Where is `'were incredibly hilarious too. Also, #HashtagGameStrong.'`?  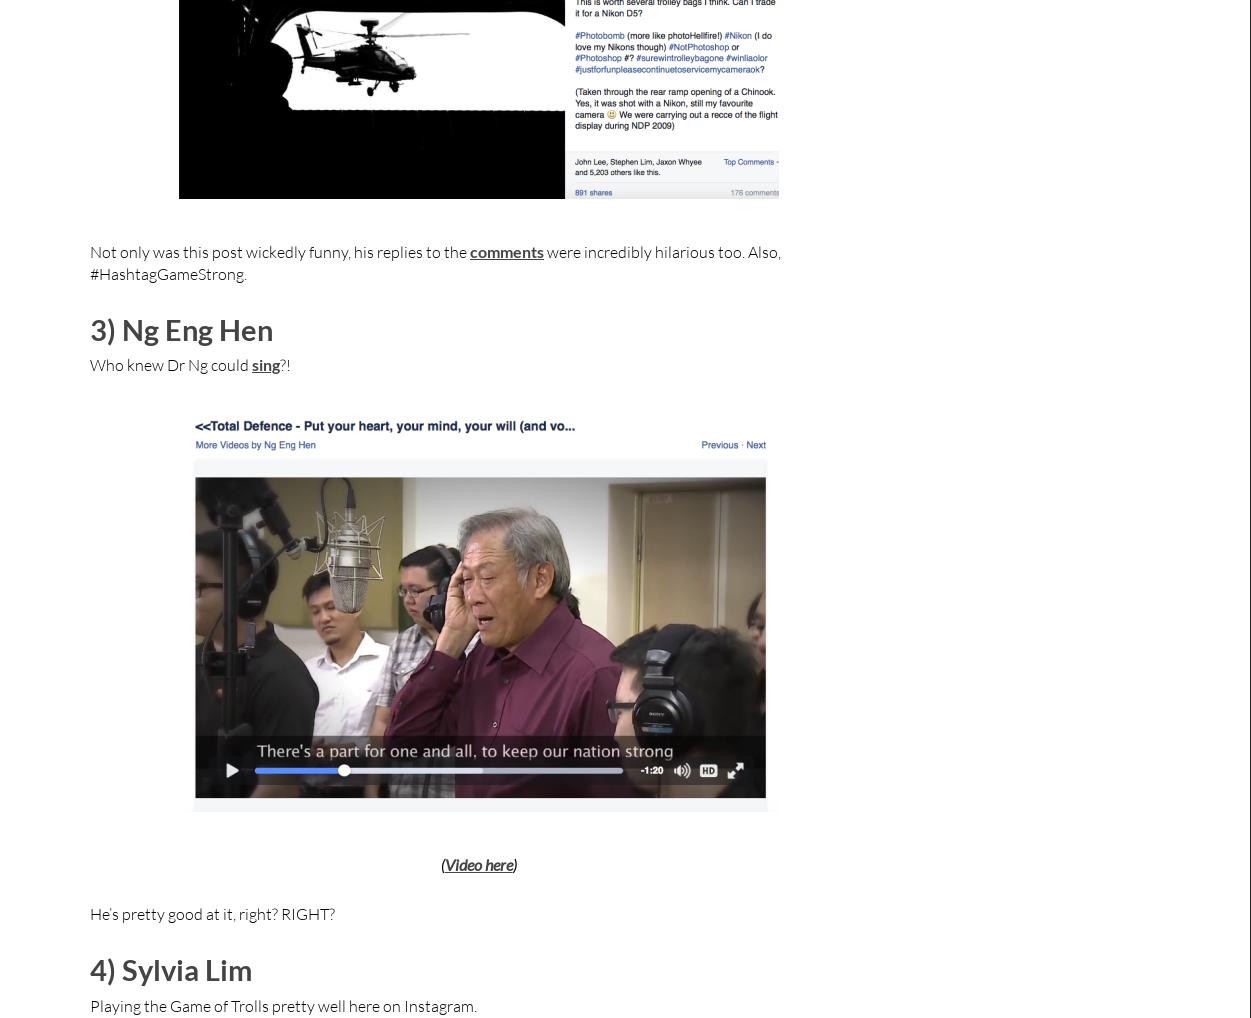
'were incredibly hilarious too. Also, #HashtagGameStrong.' is located at coordinates (435, 262).